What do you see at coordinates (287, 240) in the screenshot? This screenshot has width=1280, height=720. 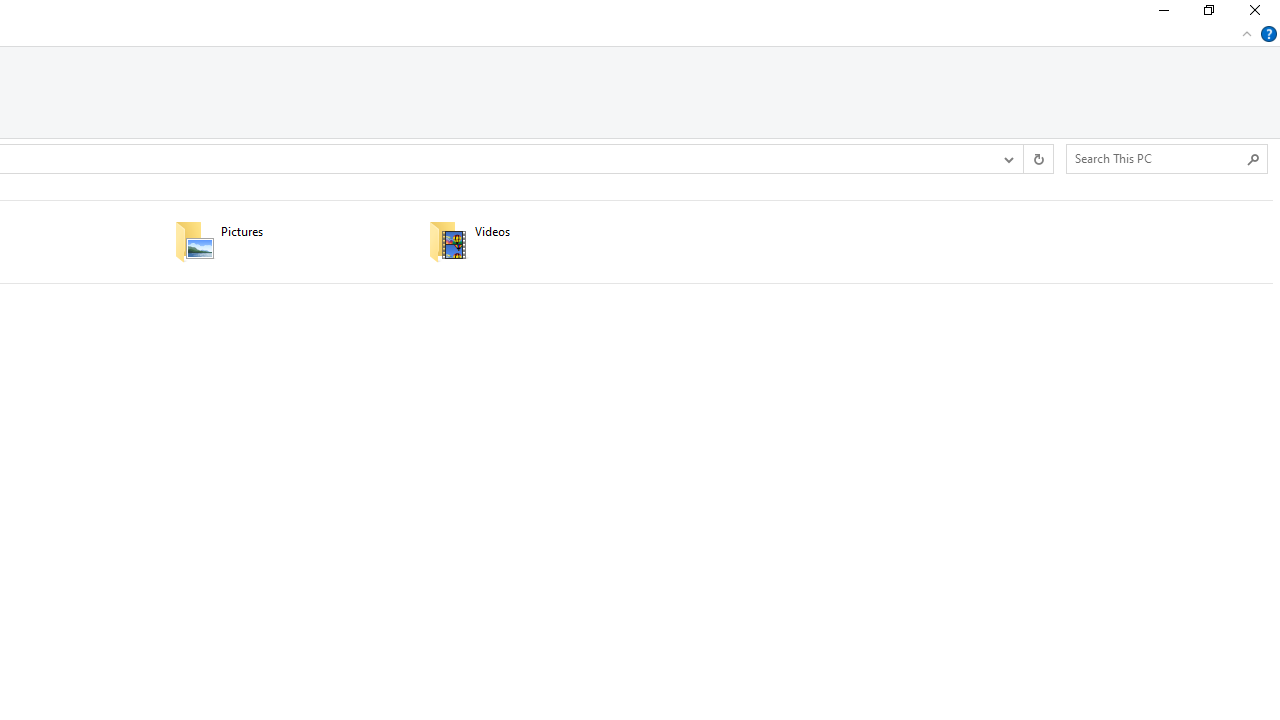 I see `'Pictures'` at bounding box center [287, 240].